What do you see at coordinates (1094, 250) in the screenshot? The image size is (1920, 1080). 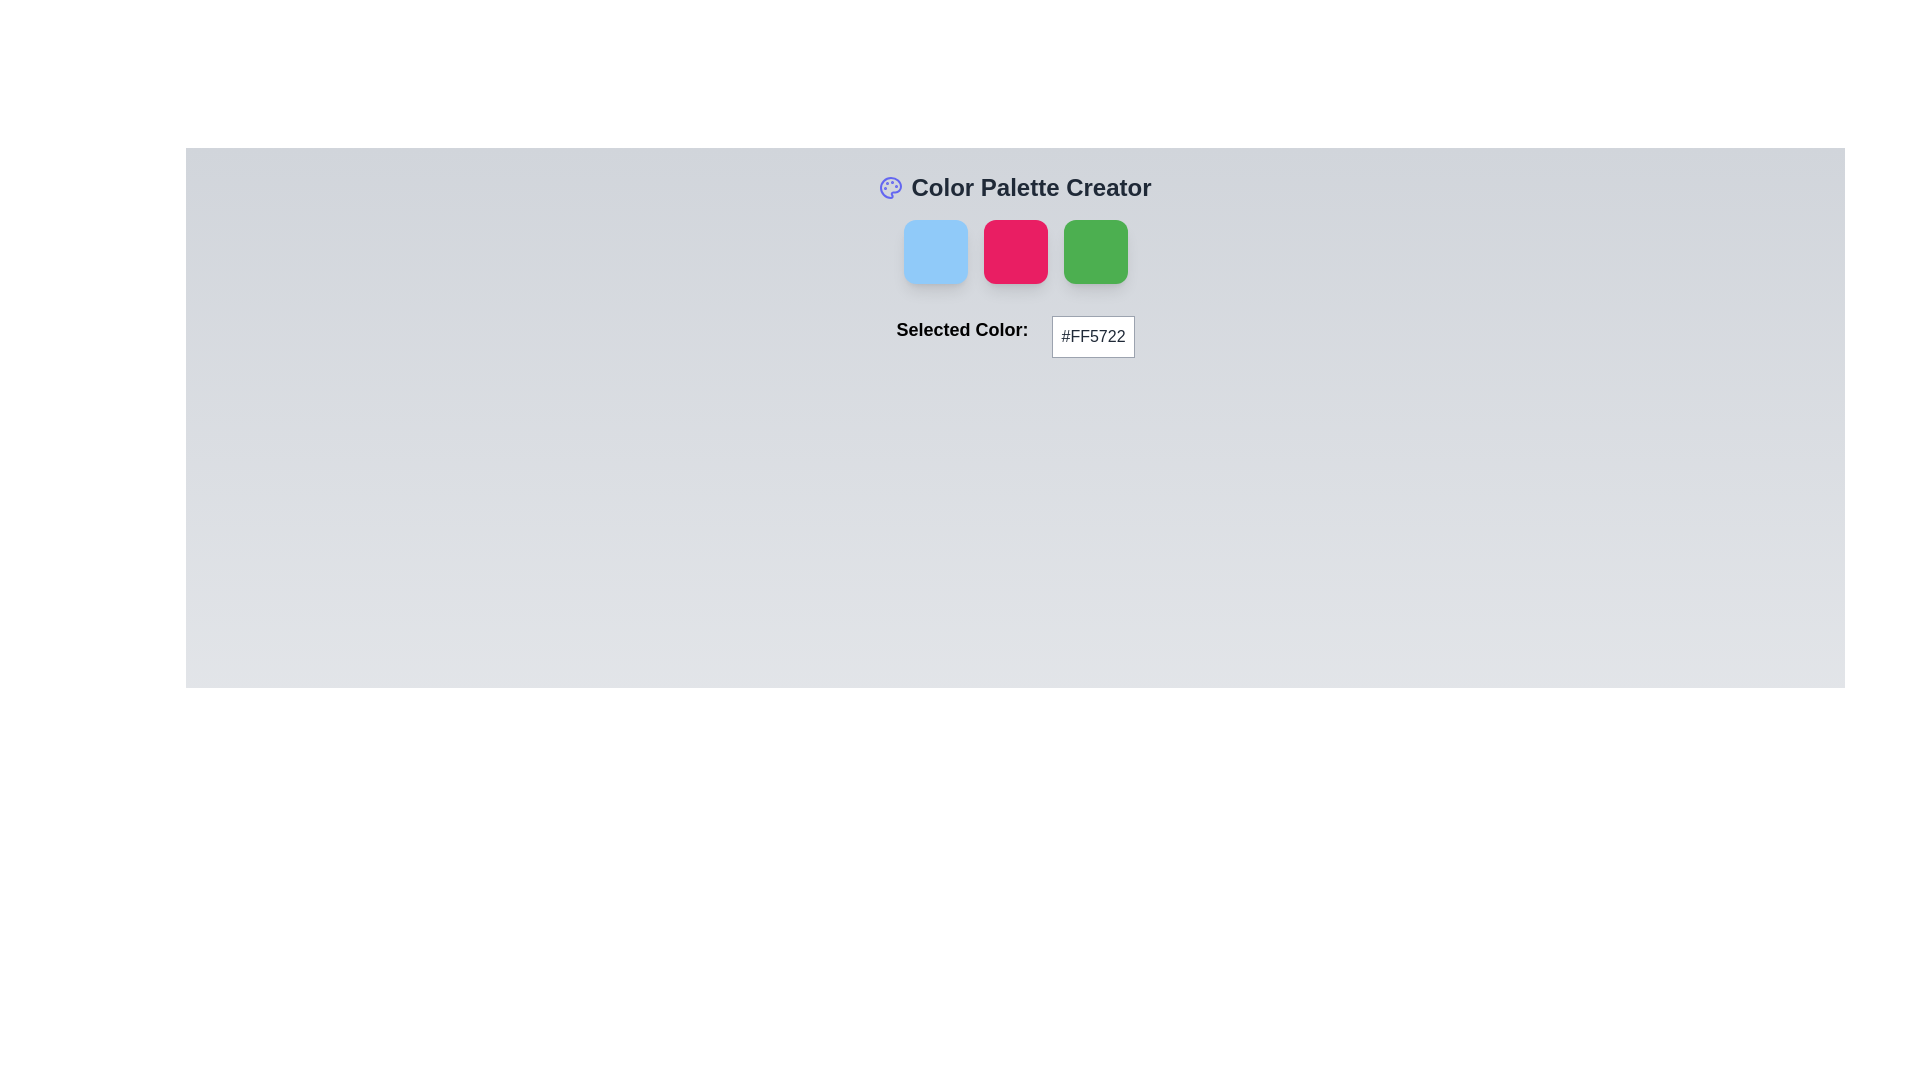 I see `the third square component on the right side of the color palette creator interface` at bounding box center [1094, 250].